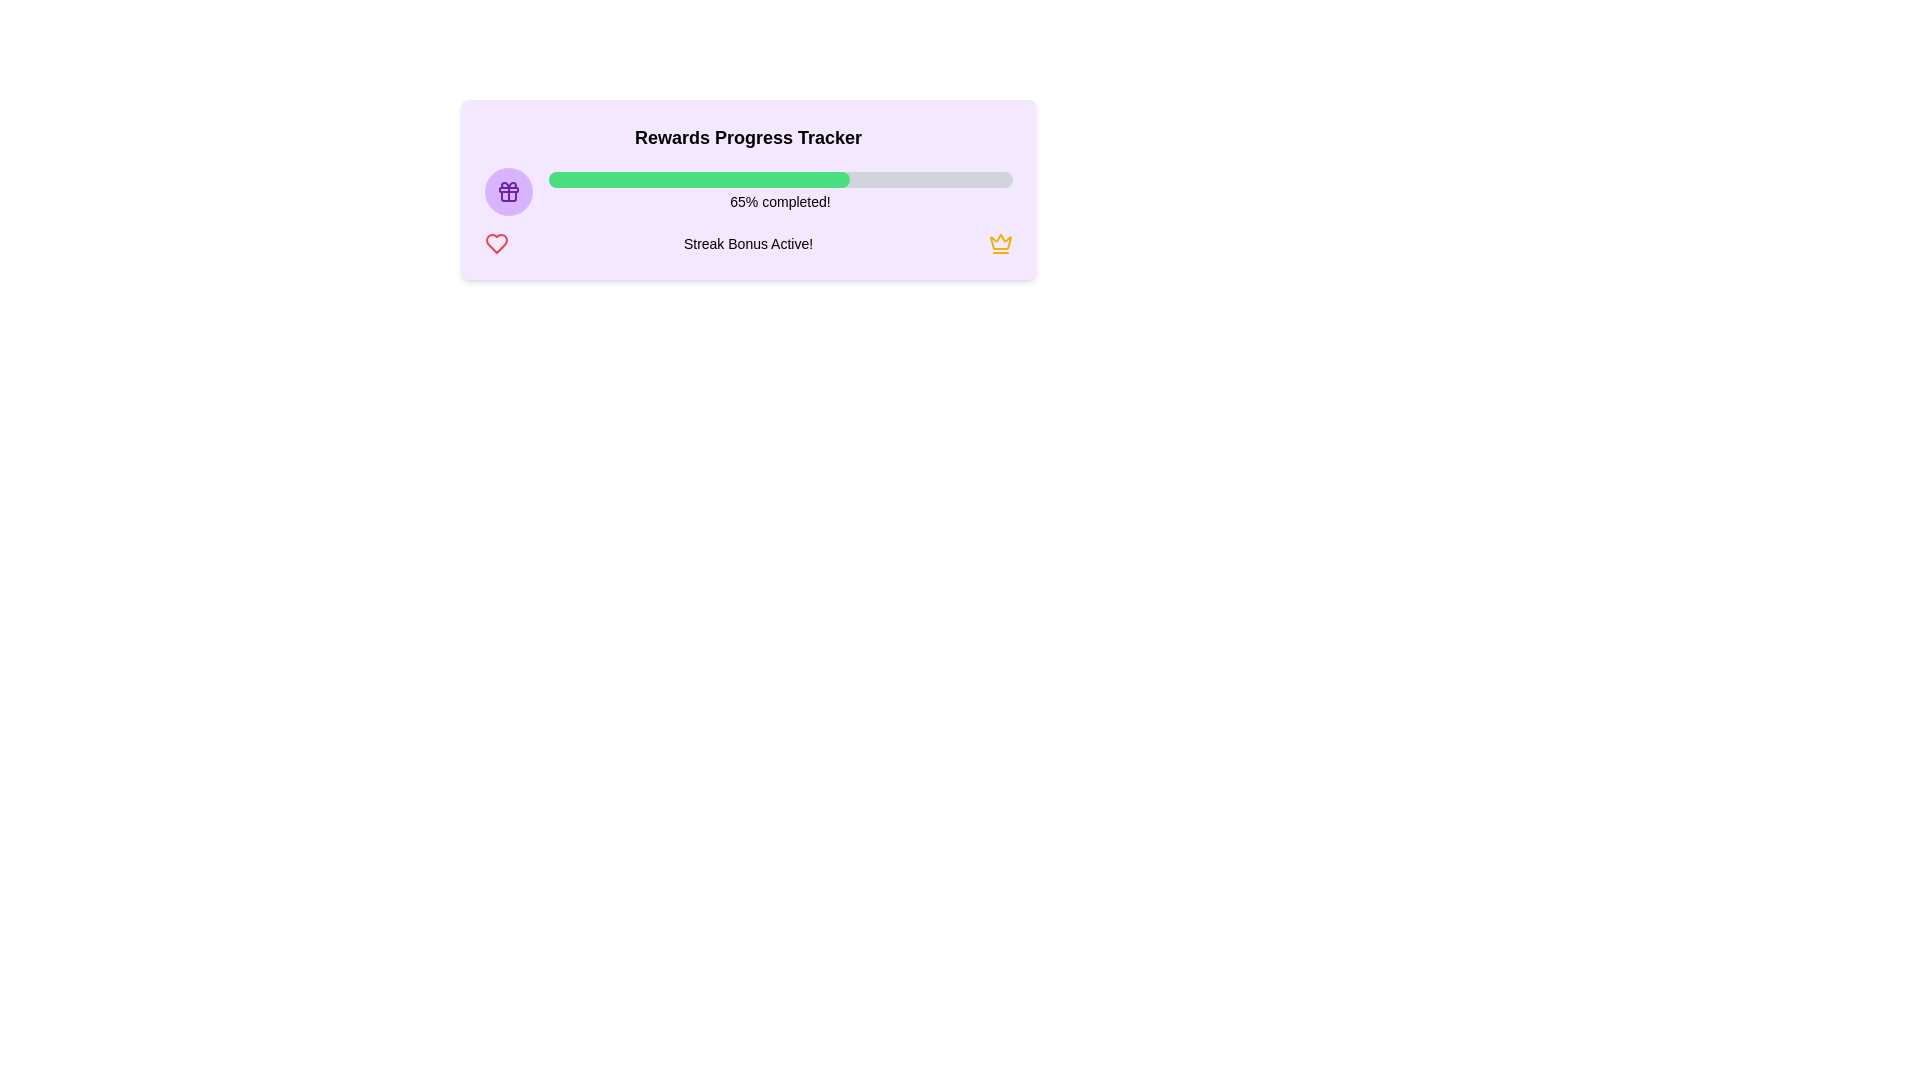  What do you see at coordinates (496, 242) in the screenshot?
I see `the SVG Icon that conveys a positive sentiment, located in the bottom-left section of the 'Rewards Progress Tracker' interface` at bounding box center [496, 242].